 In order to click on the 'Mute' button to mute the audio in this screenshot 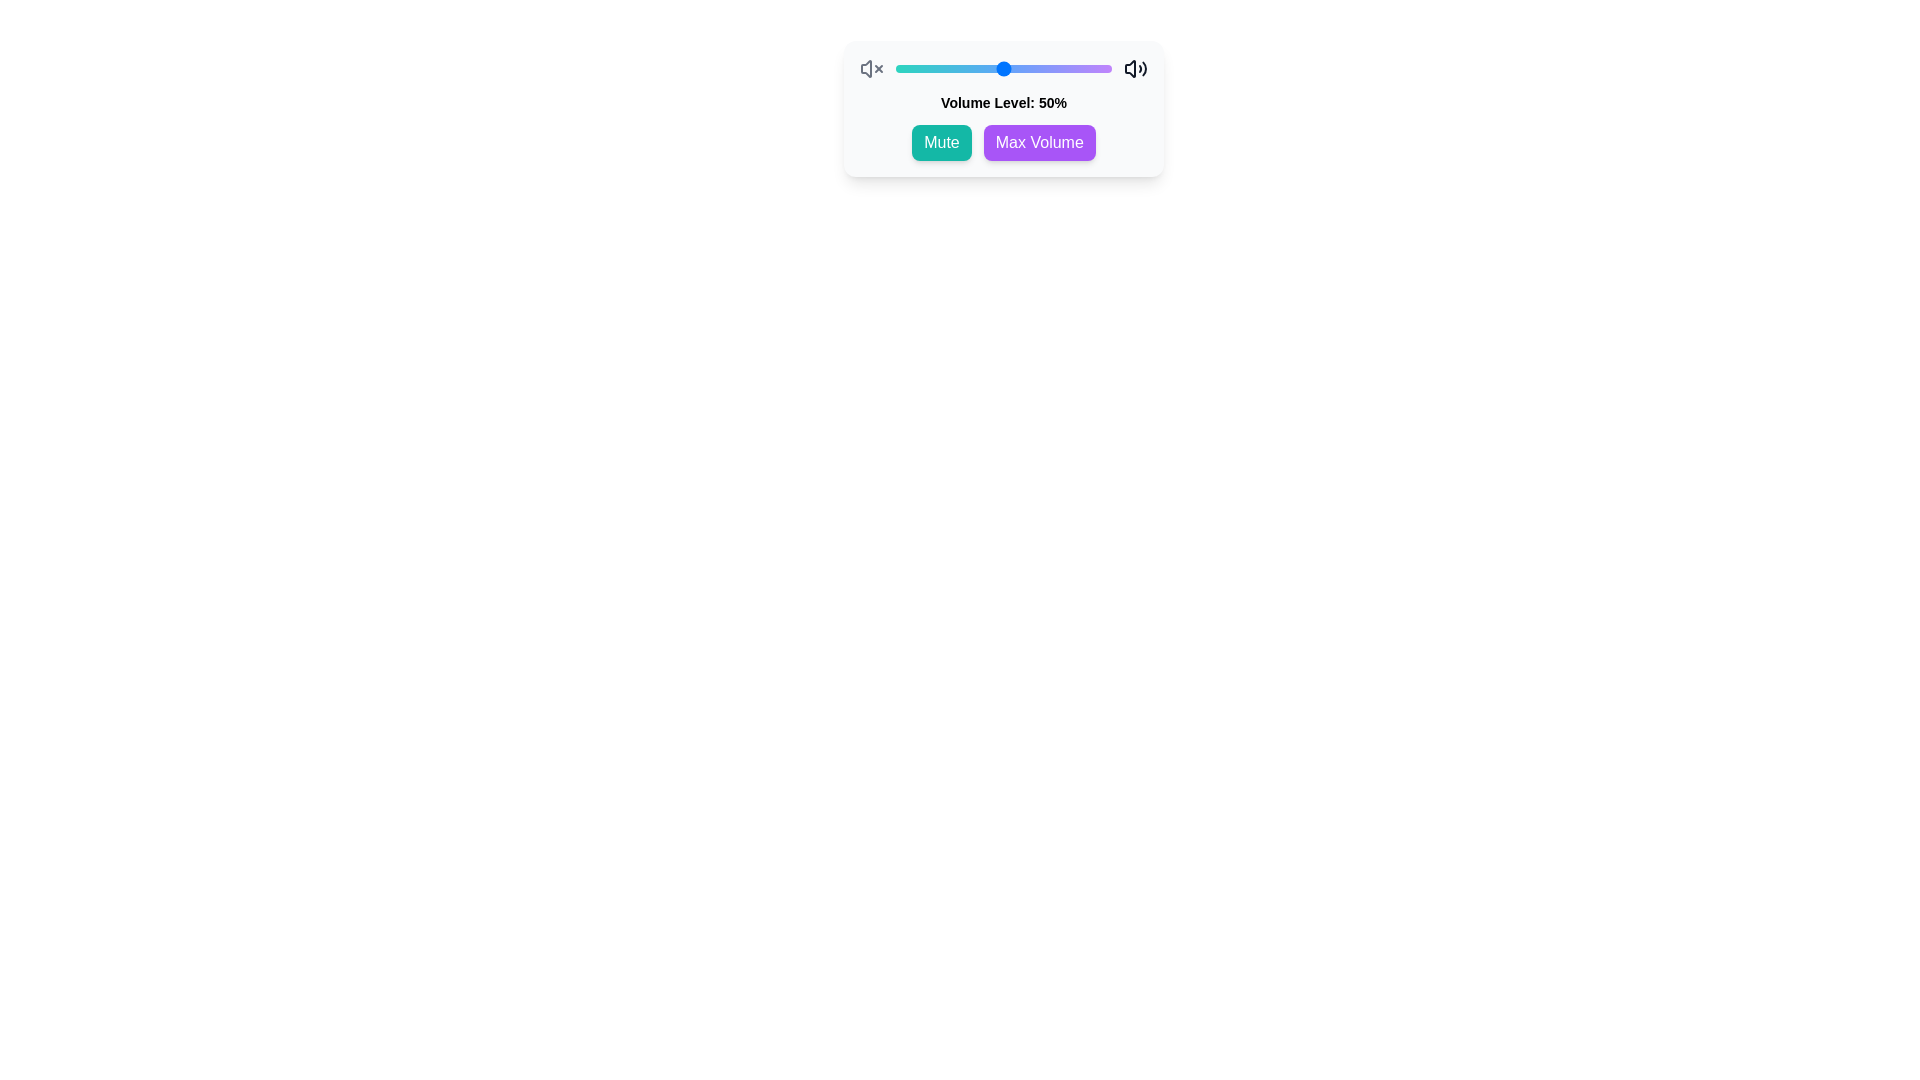, I will do `click(940, 141)`.